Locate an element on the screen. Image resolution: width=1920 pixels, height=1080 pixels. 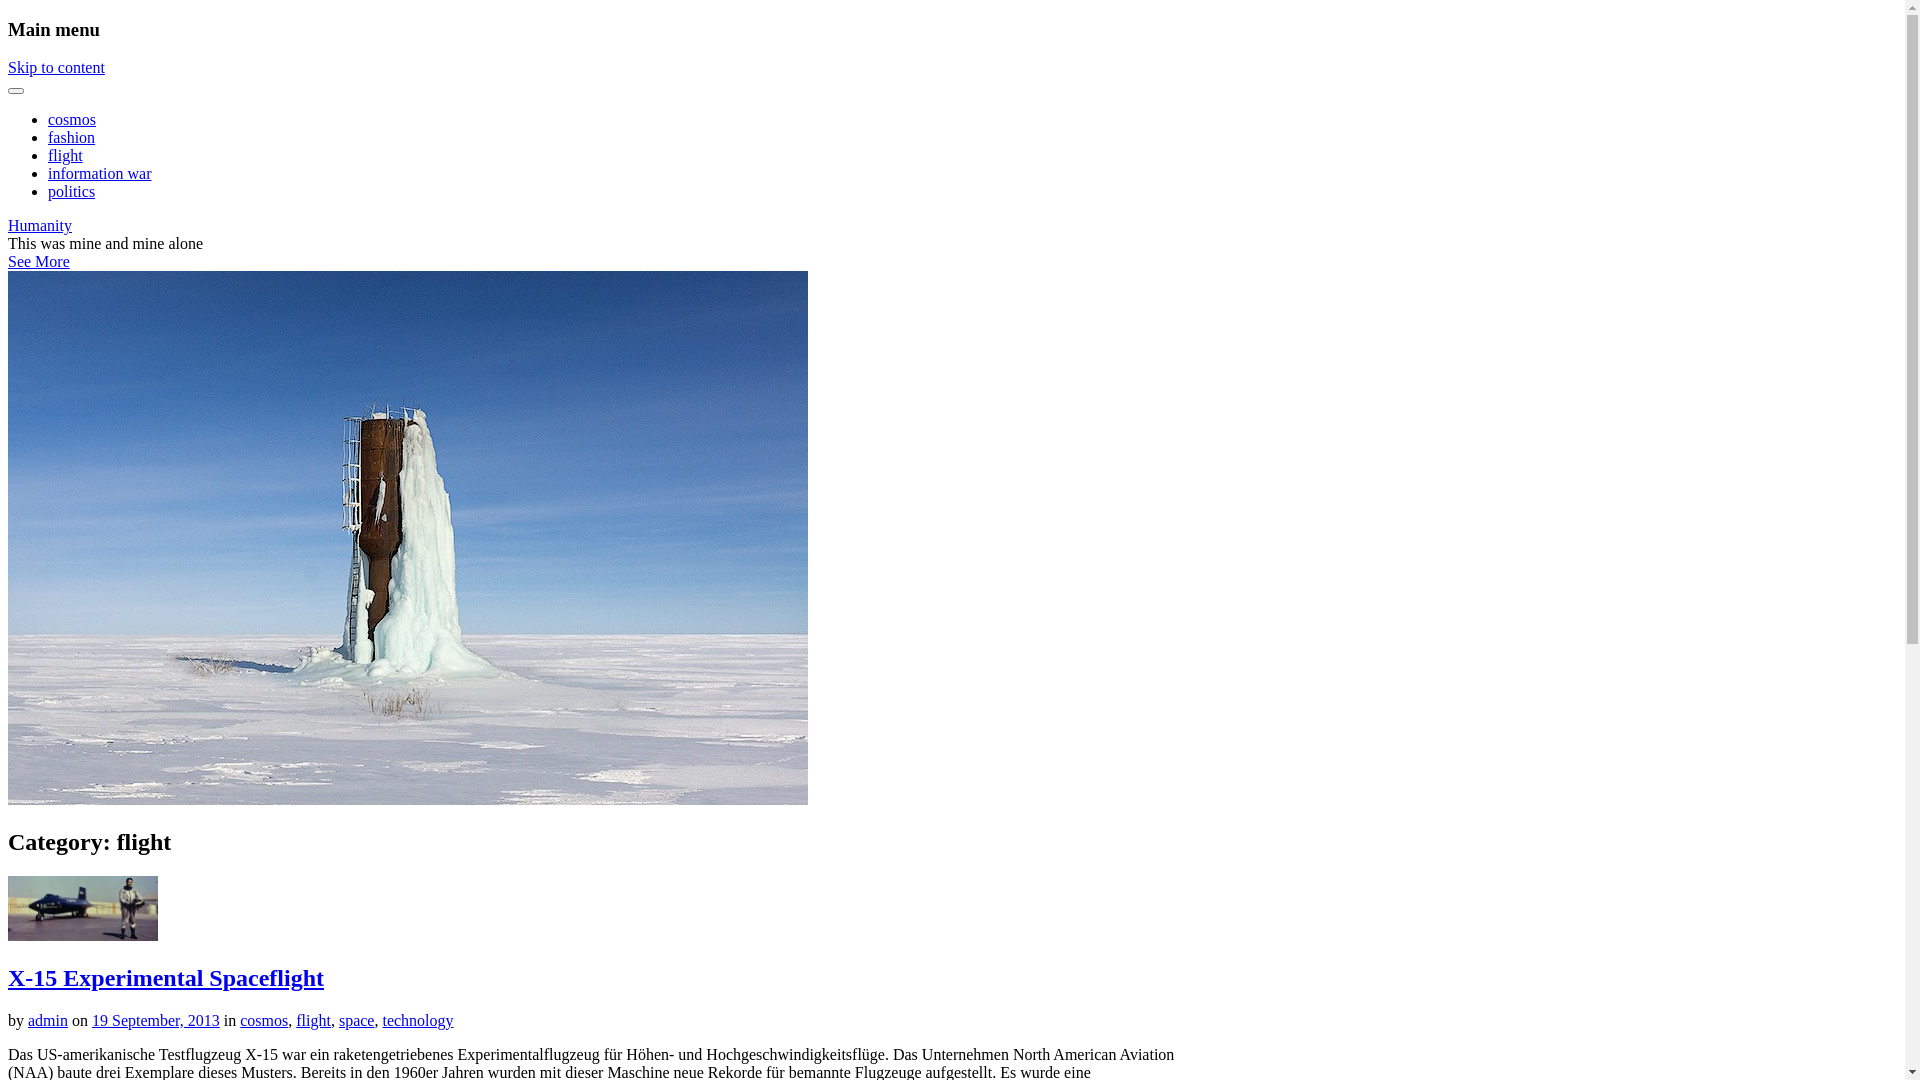
'See More' is located at coordinates (8, 260).